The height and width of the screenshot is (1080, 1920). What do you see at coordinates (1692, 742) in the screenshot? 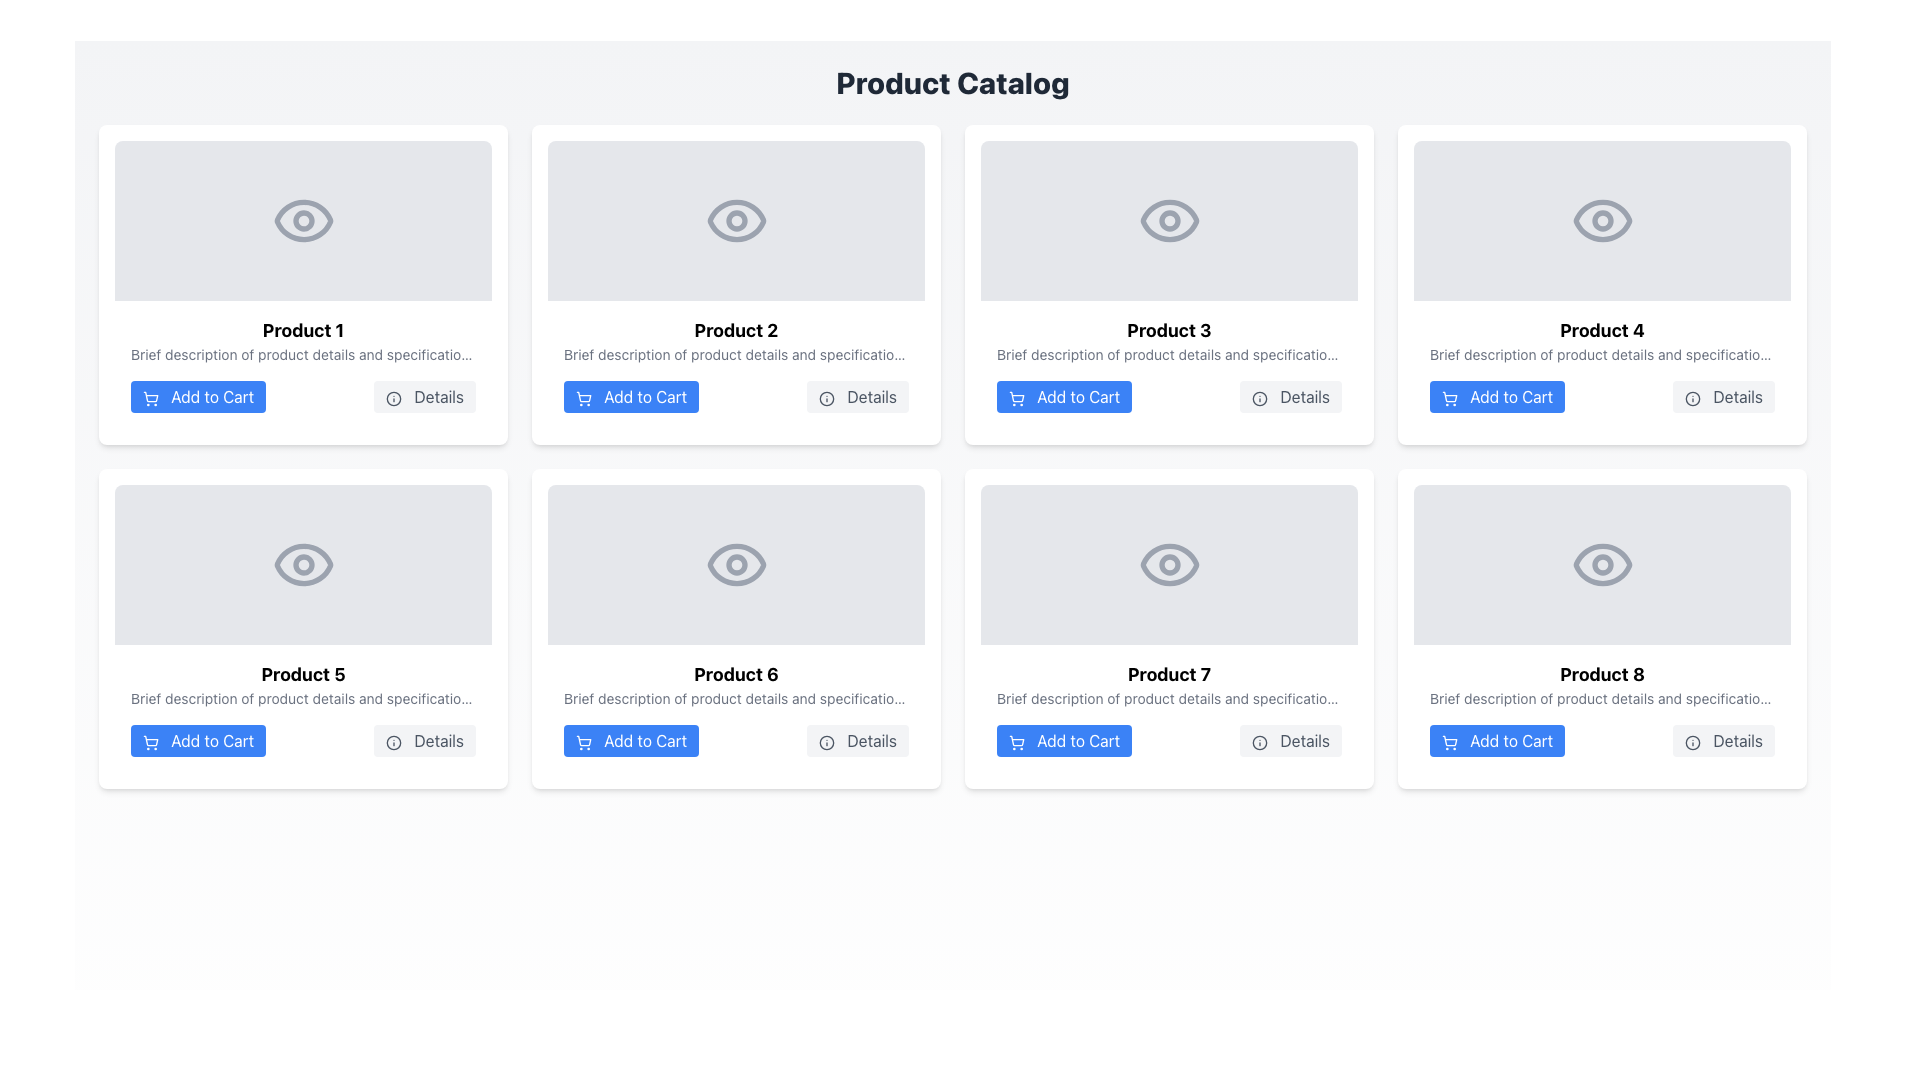
I see `the 'Details' button located below the eighth product card in the product catalog grid` at bounding box center [1692, 742].